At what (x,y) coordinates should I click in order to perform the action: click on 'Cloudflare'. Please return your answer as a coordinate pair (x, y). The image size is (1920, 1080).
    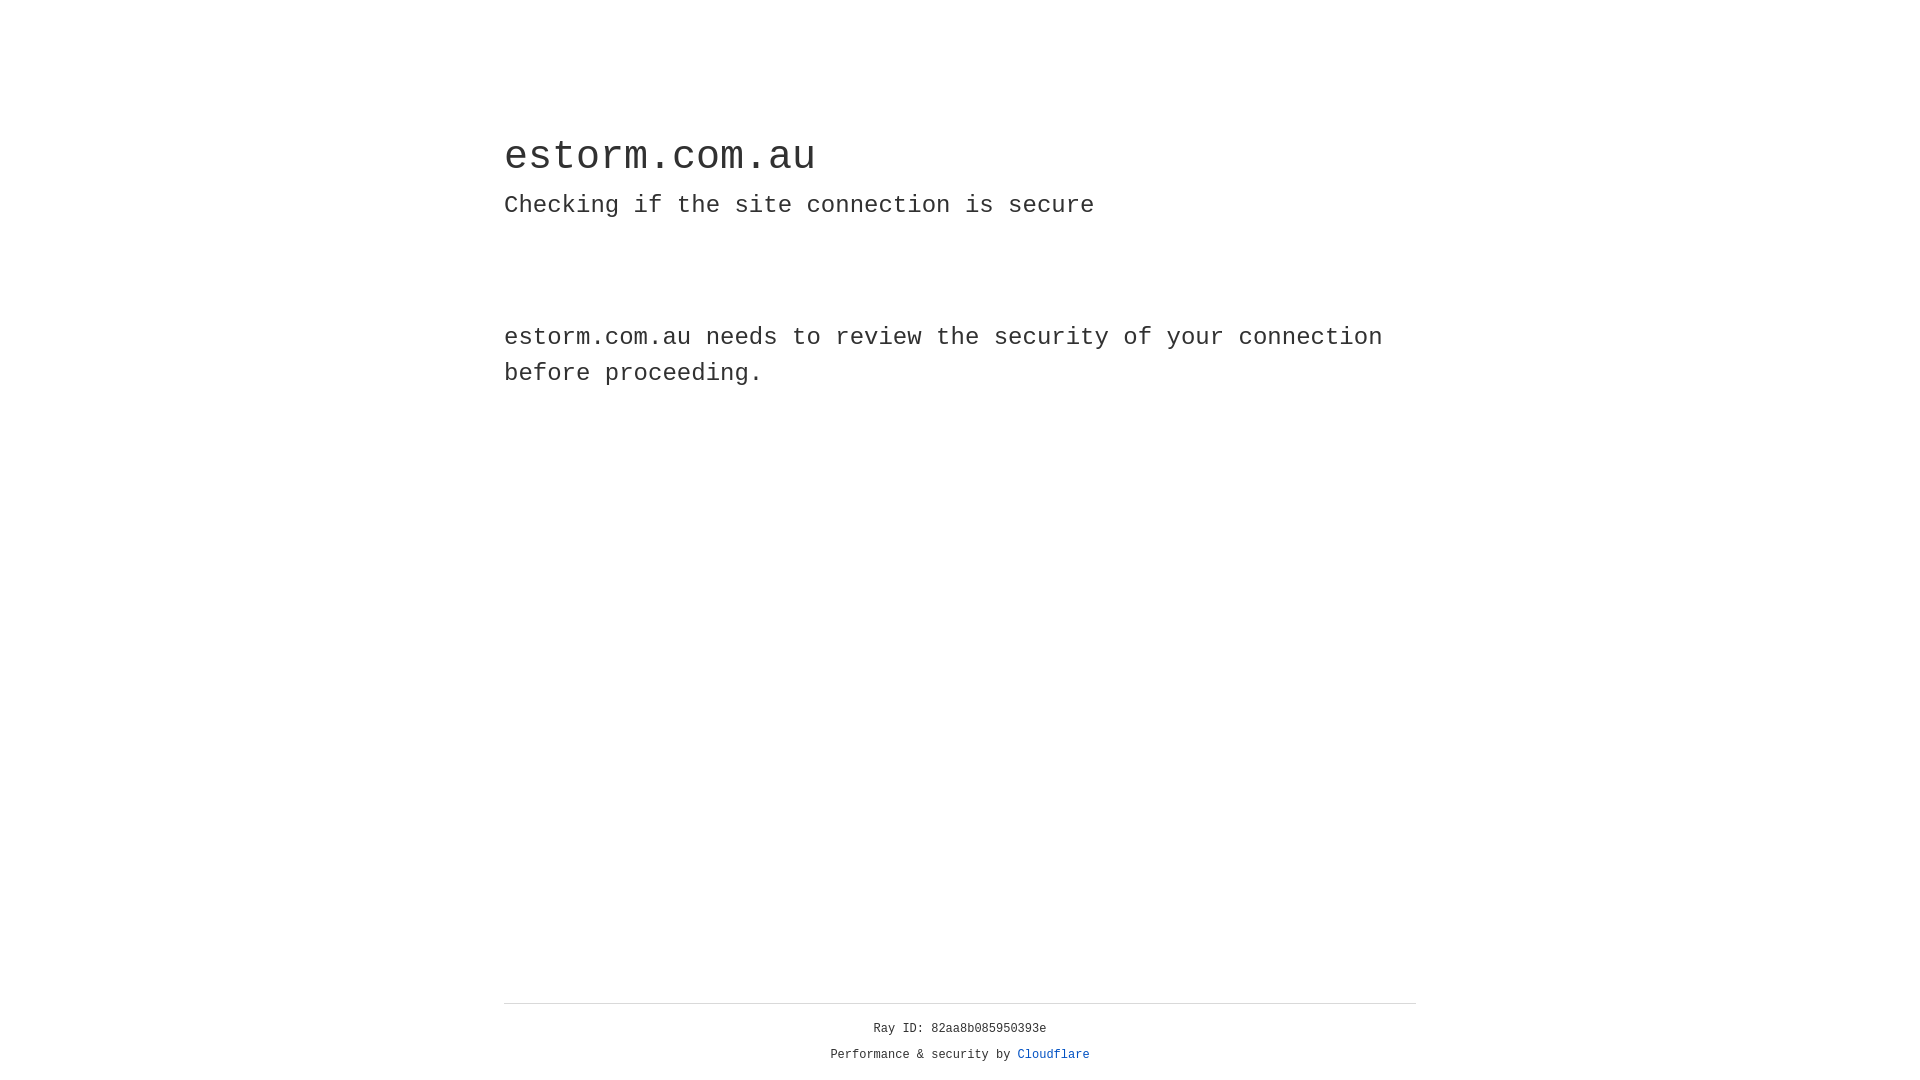
    Looking at the image, I should click on (1017, 1054).